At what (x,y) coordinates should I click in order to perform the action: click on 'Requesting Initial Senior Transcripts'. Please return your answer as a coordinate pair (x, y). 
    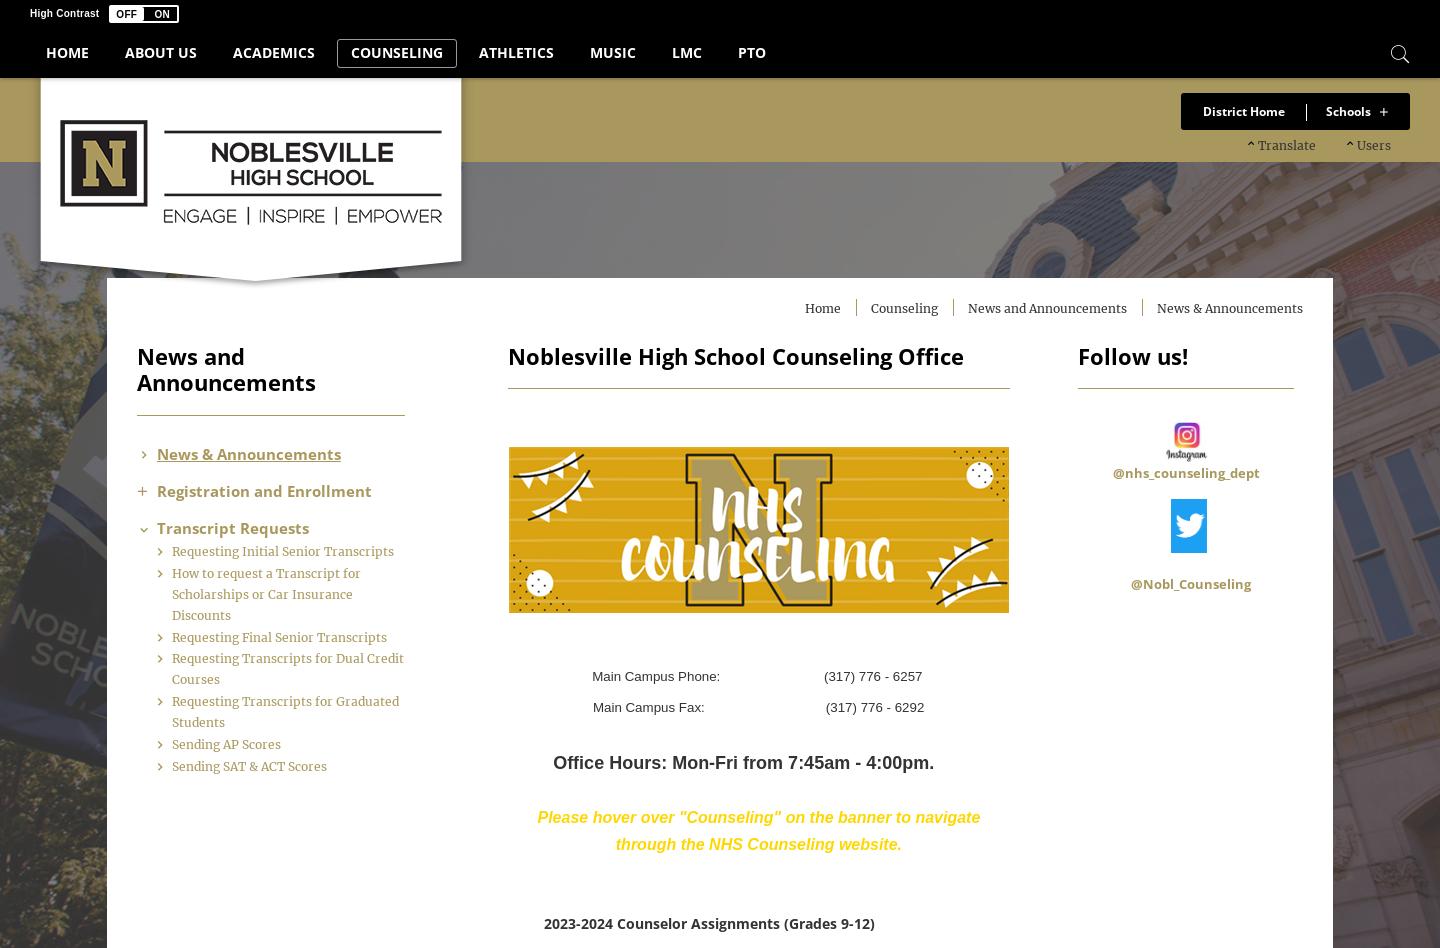
    Looking at the image, I should click on (211, 561).